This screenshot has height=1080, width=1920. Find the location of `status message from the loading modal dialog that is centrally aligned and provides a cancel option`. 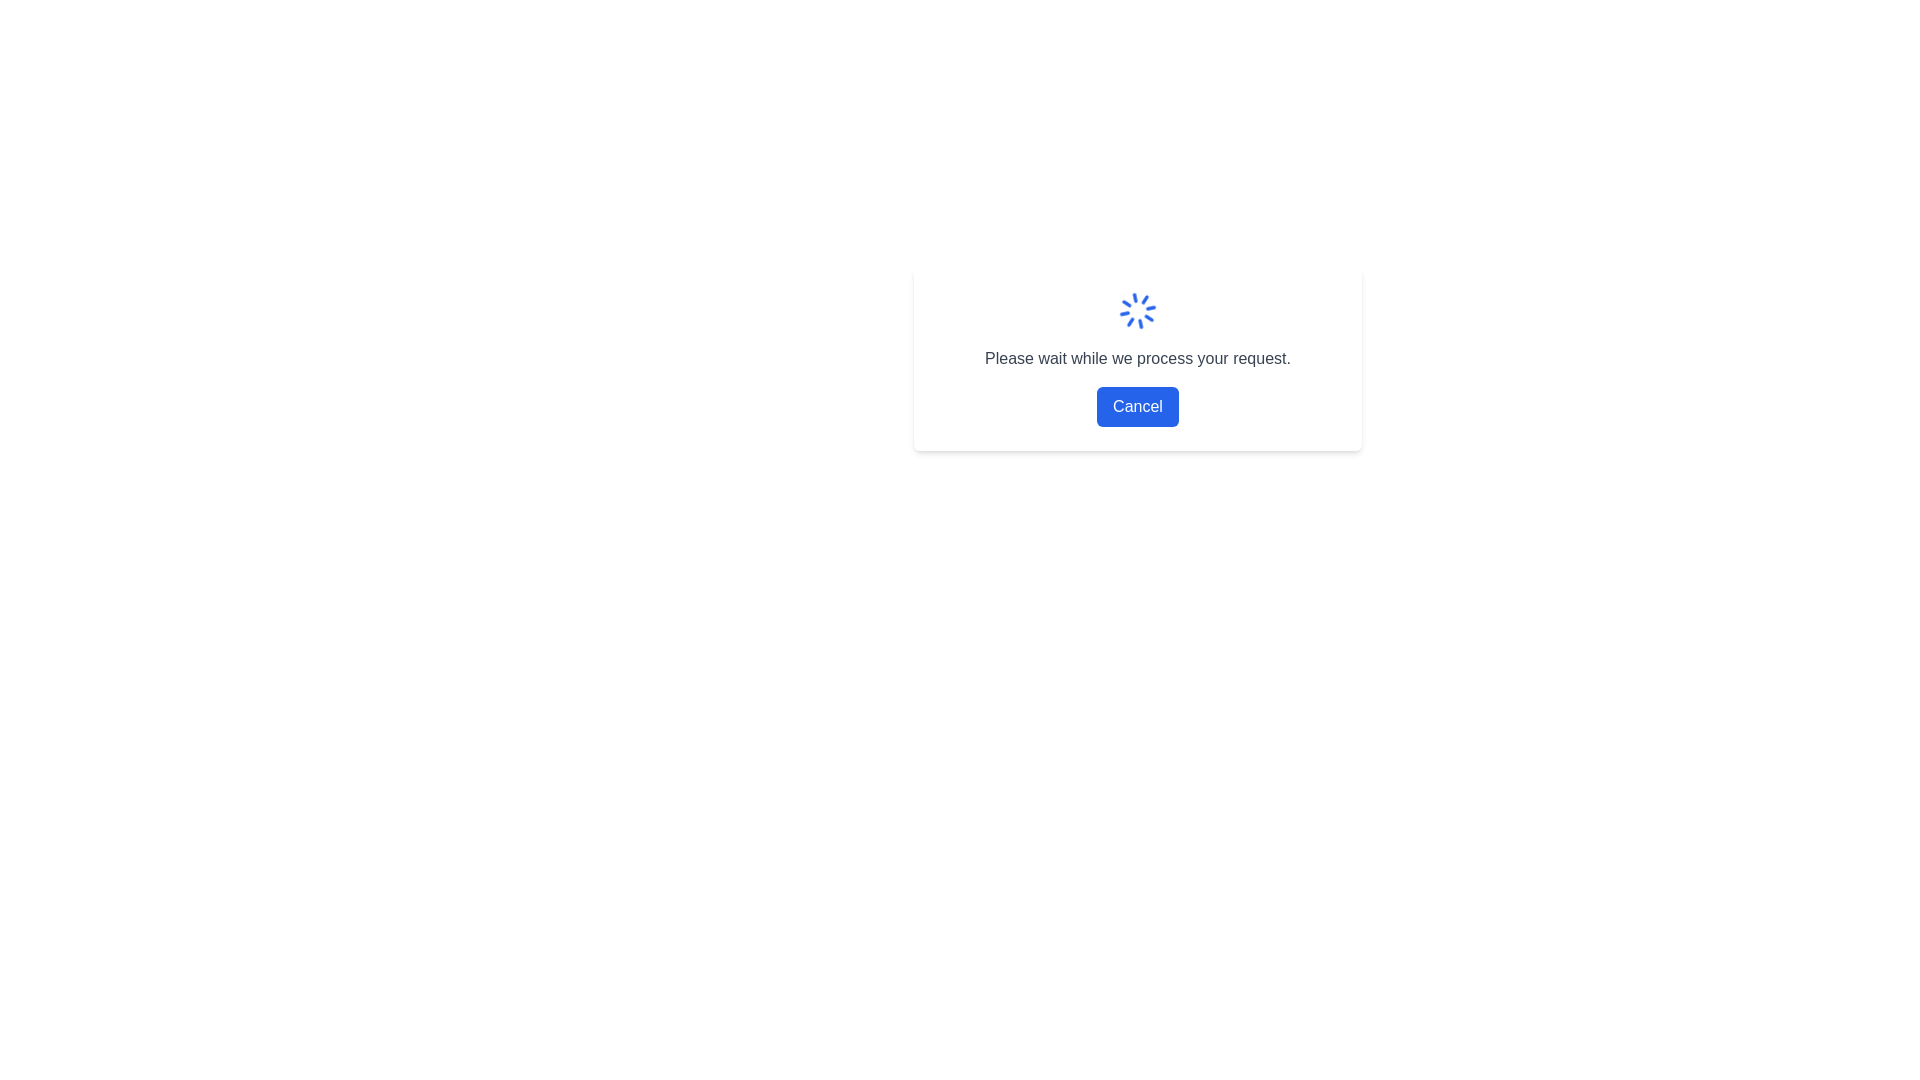

status message from the loading modal dialog that is centrally aligned and provides a cancel option is located at coordinates (1137, 357).